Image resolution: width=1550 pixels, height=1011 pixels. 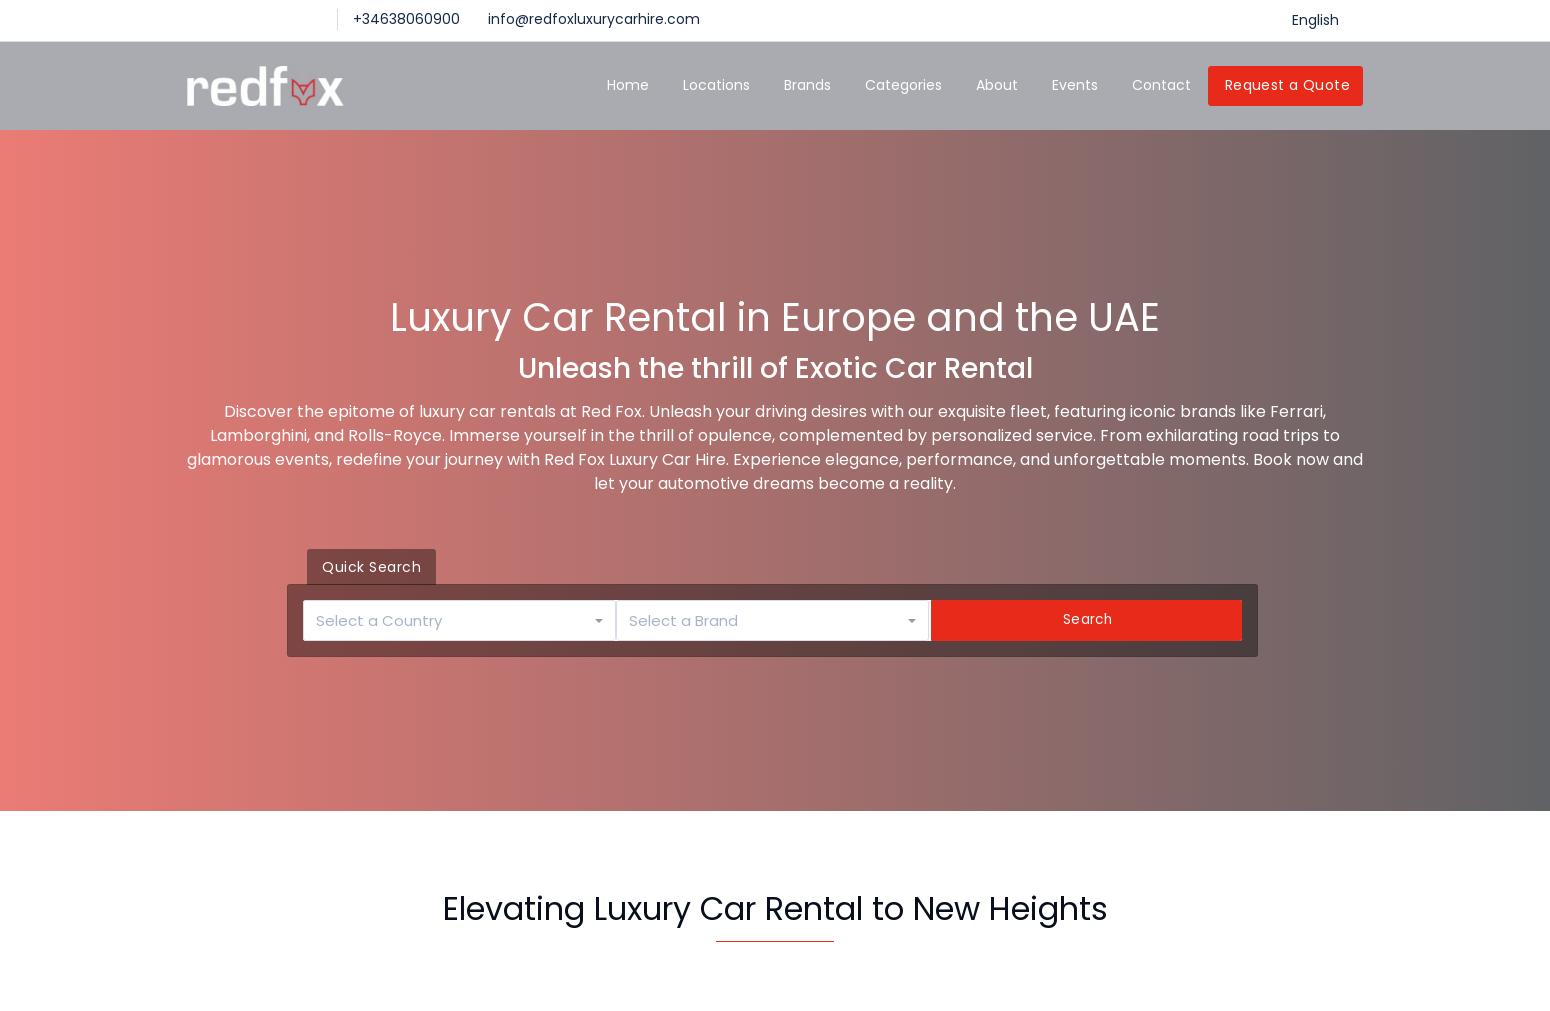 I want to click on 'Contact', so click(x=1130, y=84).